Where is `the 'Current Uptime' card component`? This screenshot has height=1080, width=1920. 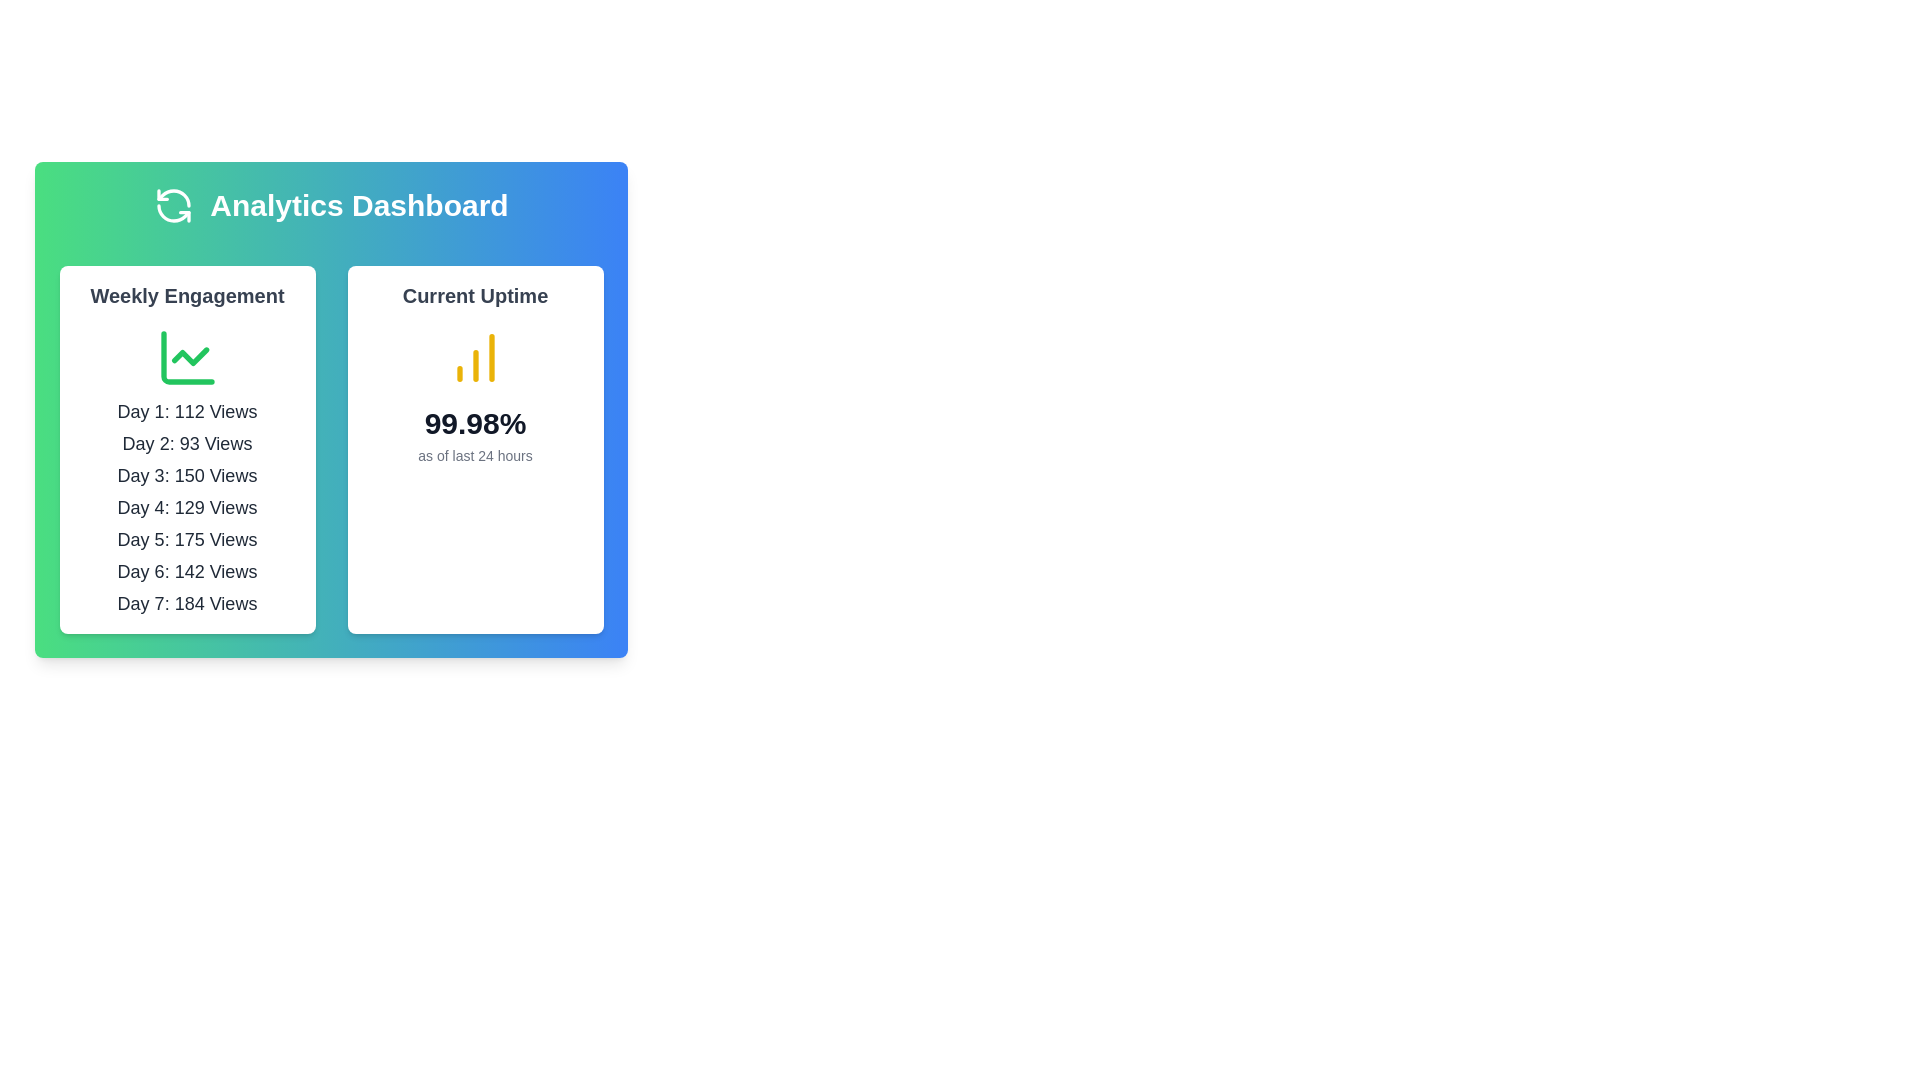 the 'Current Uptime' card component is located at coordinates (474, 450).